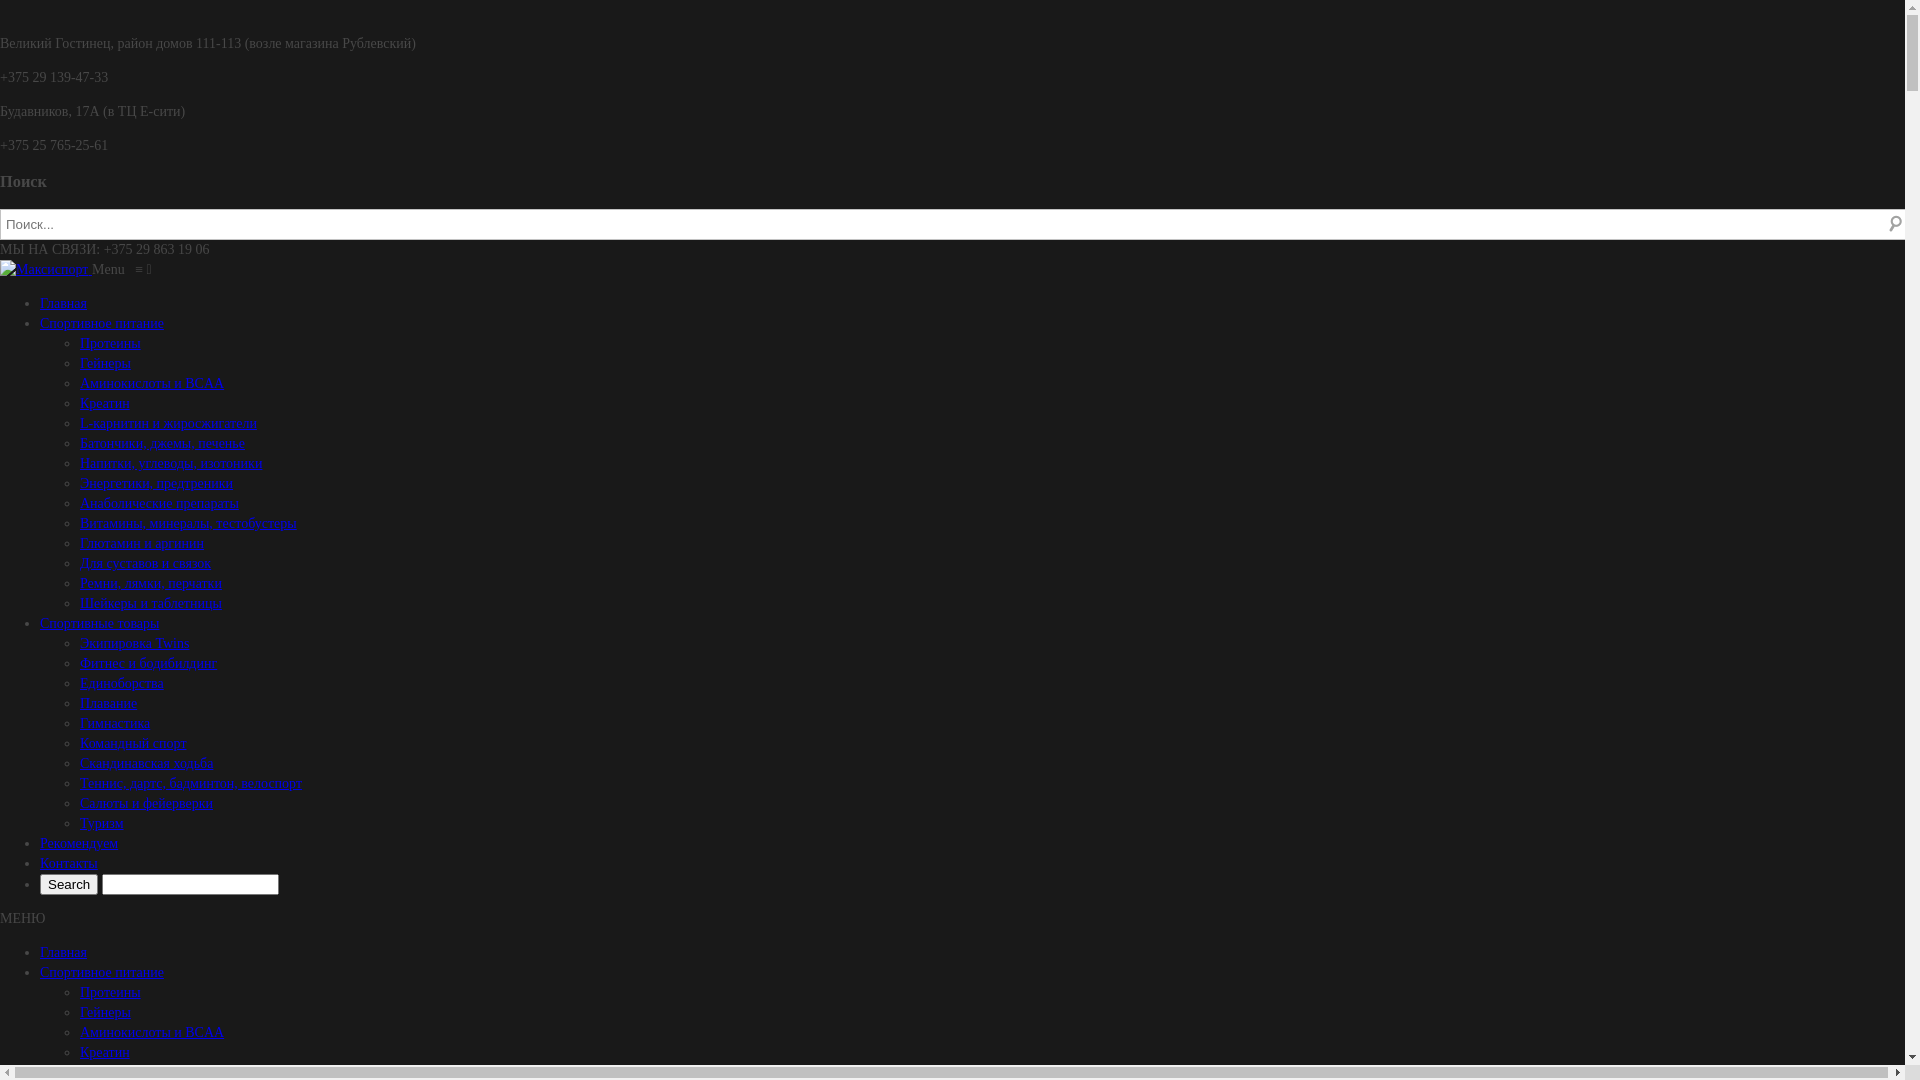 This screenshot has width=1920, height=1080. Describe the element at coordinates (68, 883) in the screenshot. I see `'Search'` at that location.